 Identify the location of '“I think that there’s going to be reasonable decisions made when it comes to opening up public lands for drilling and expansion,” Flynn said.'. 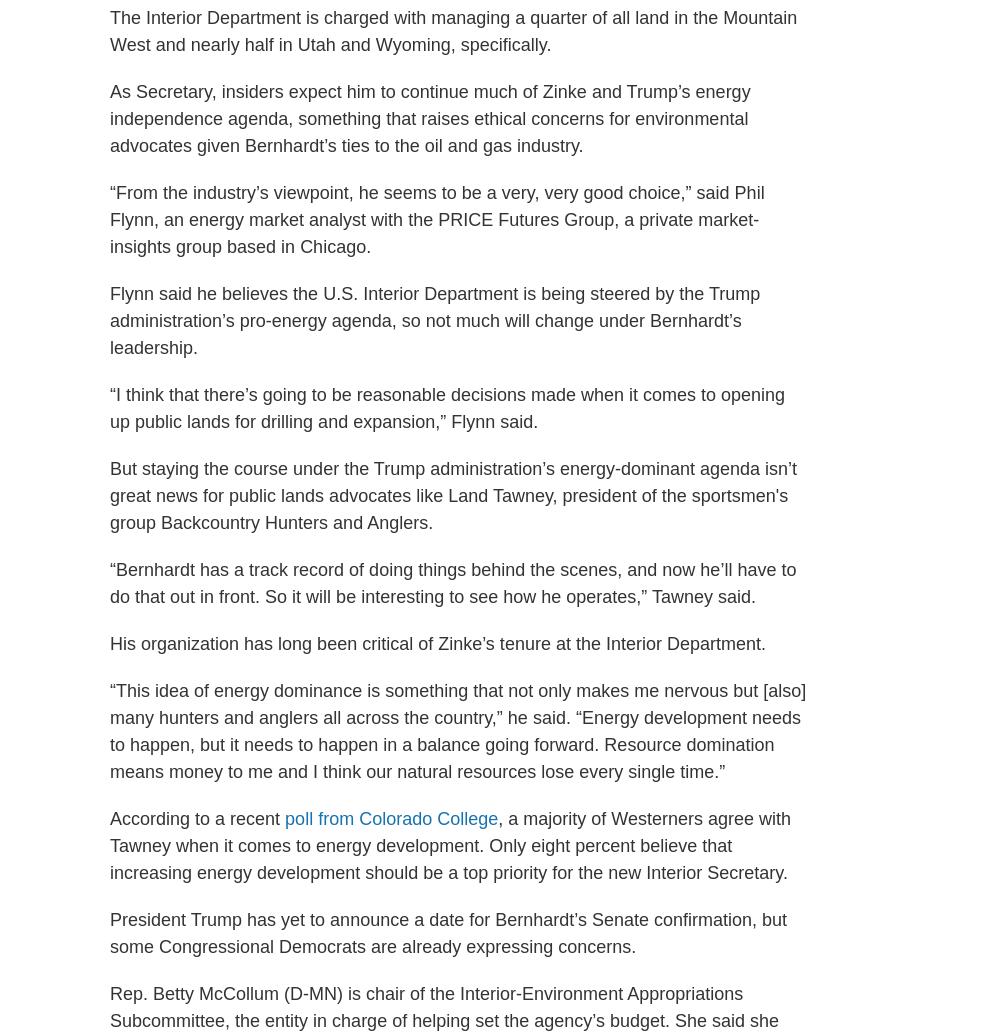
(446, 406).